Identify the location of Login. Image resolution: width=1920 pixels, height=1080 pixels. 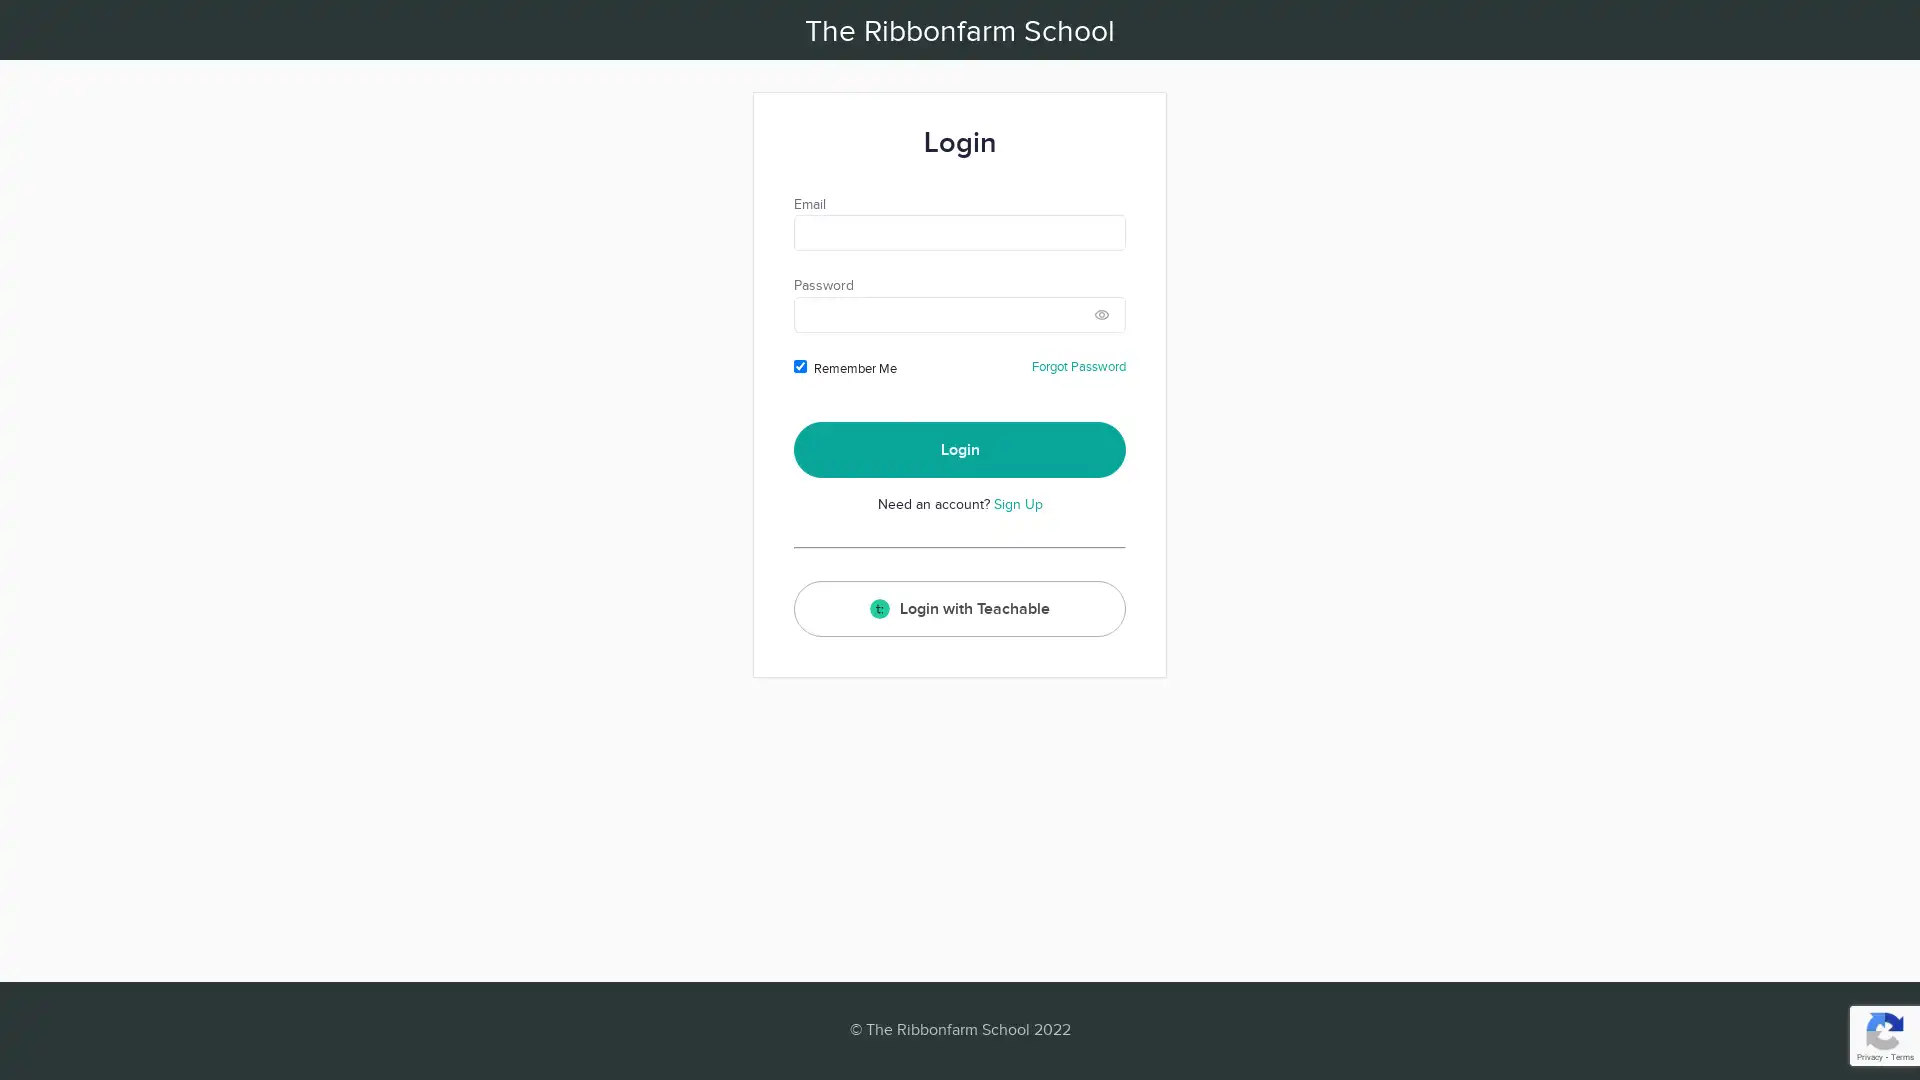
(960, 450).